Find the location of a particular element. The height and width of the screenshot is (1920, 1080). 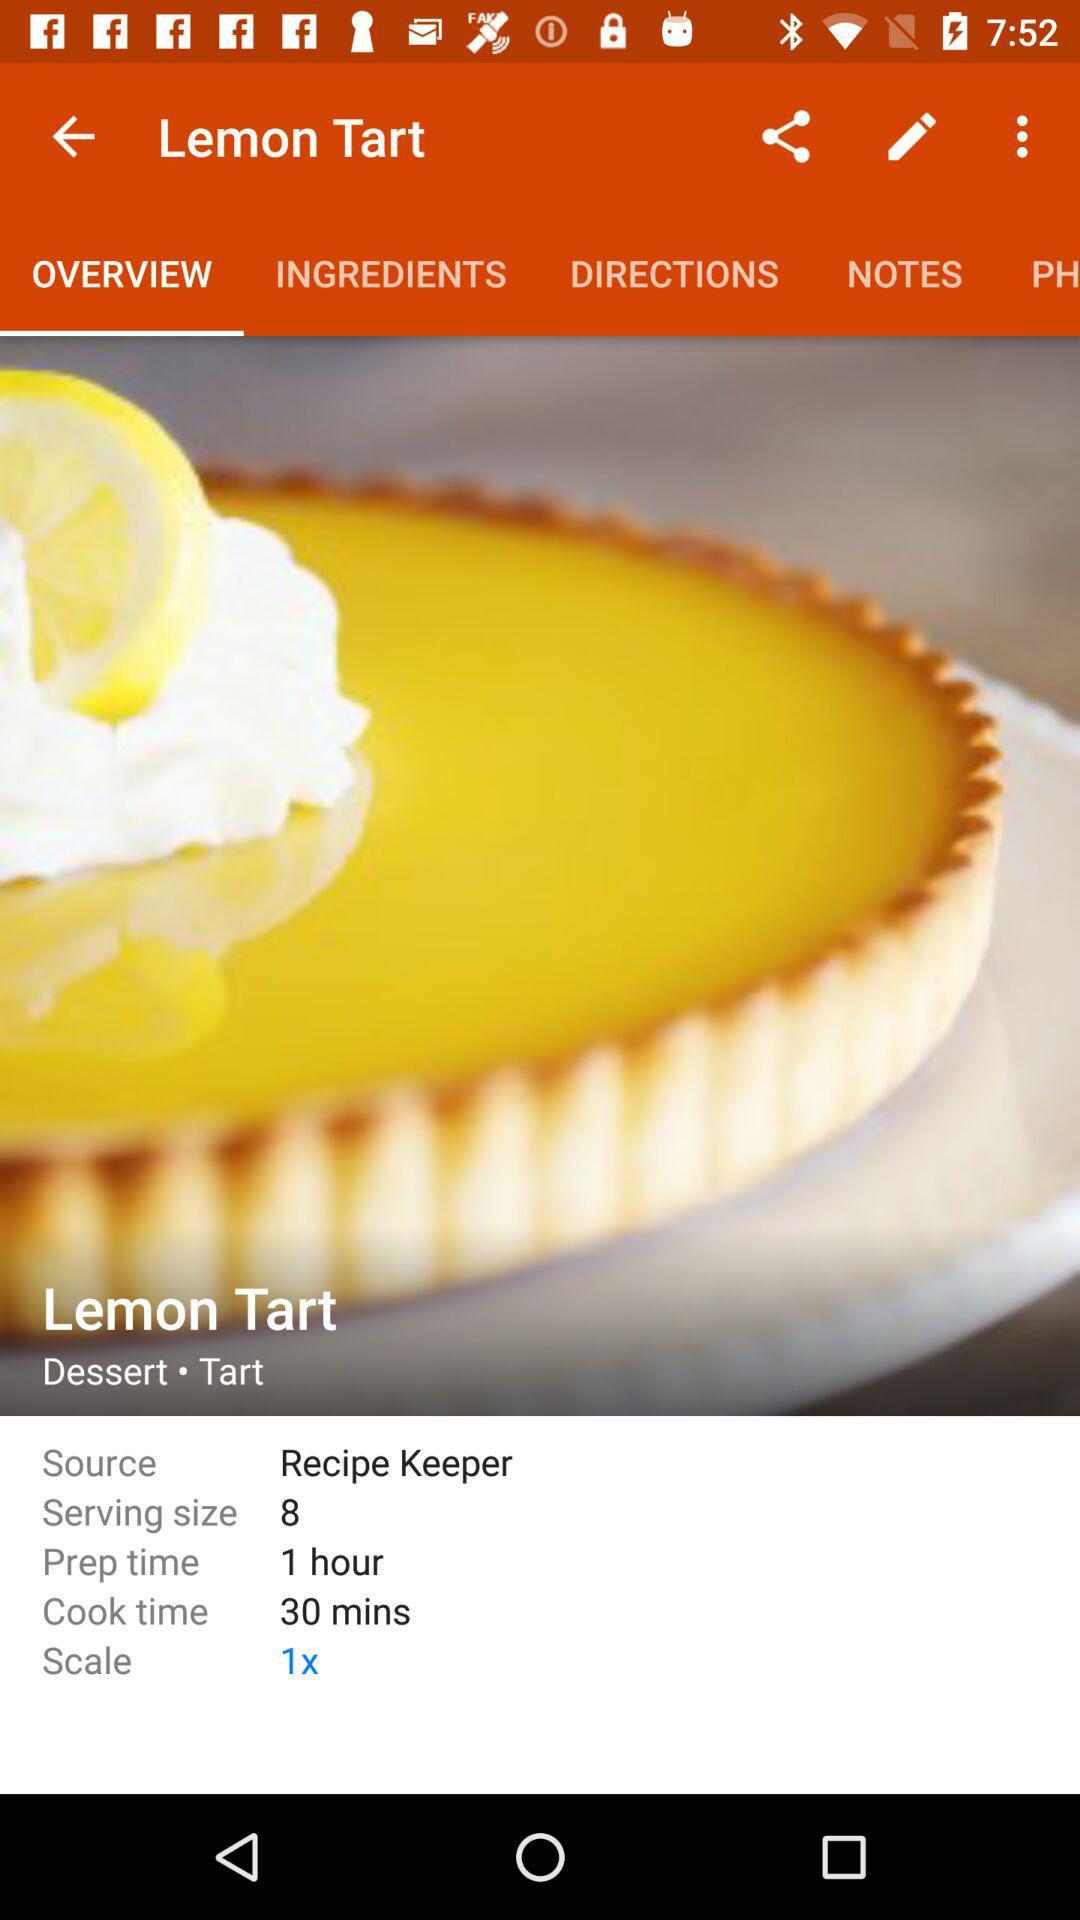

the icon to the right of cook time item is located at coordinates (637, 1659).